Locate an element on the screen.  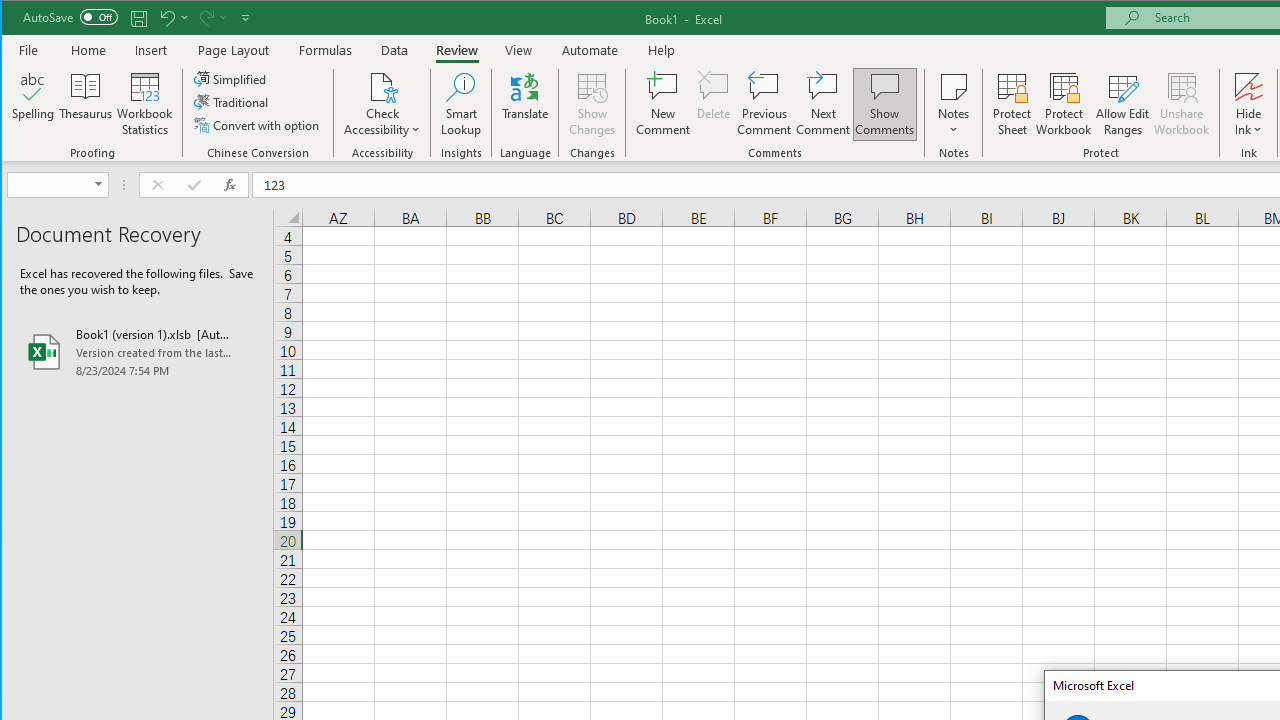
'System' is located at coordinates (19, 19).